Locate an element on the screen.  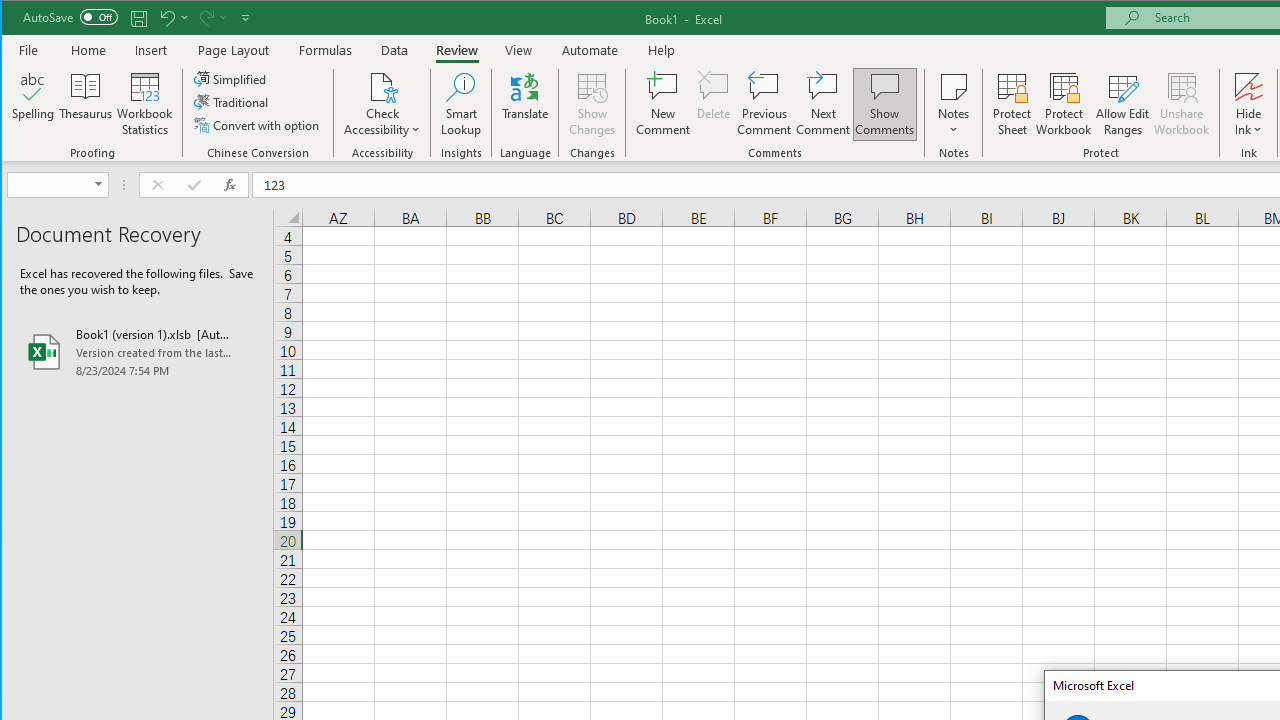
'System' is located at coordinates (19, 19).